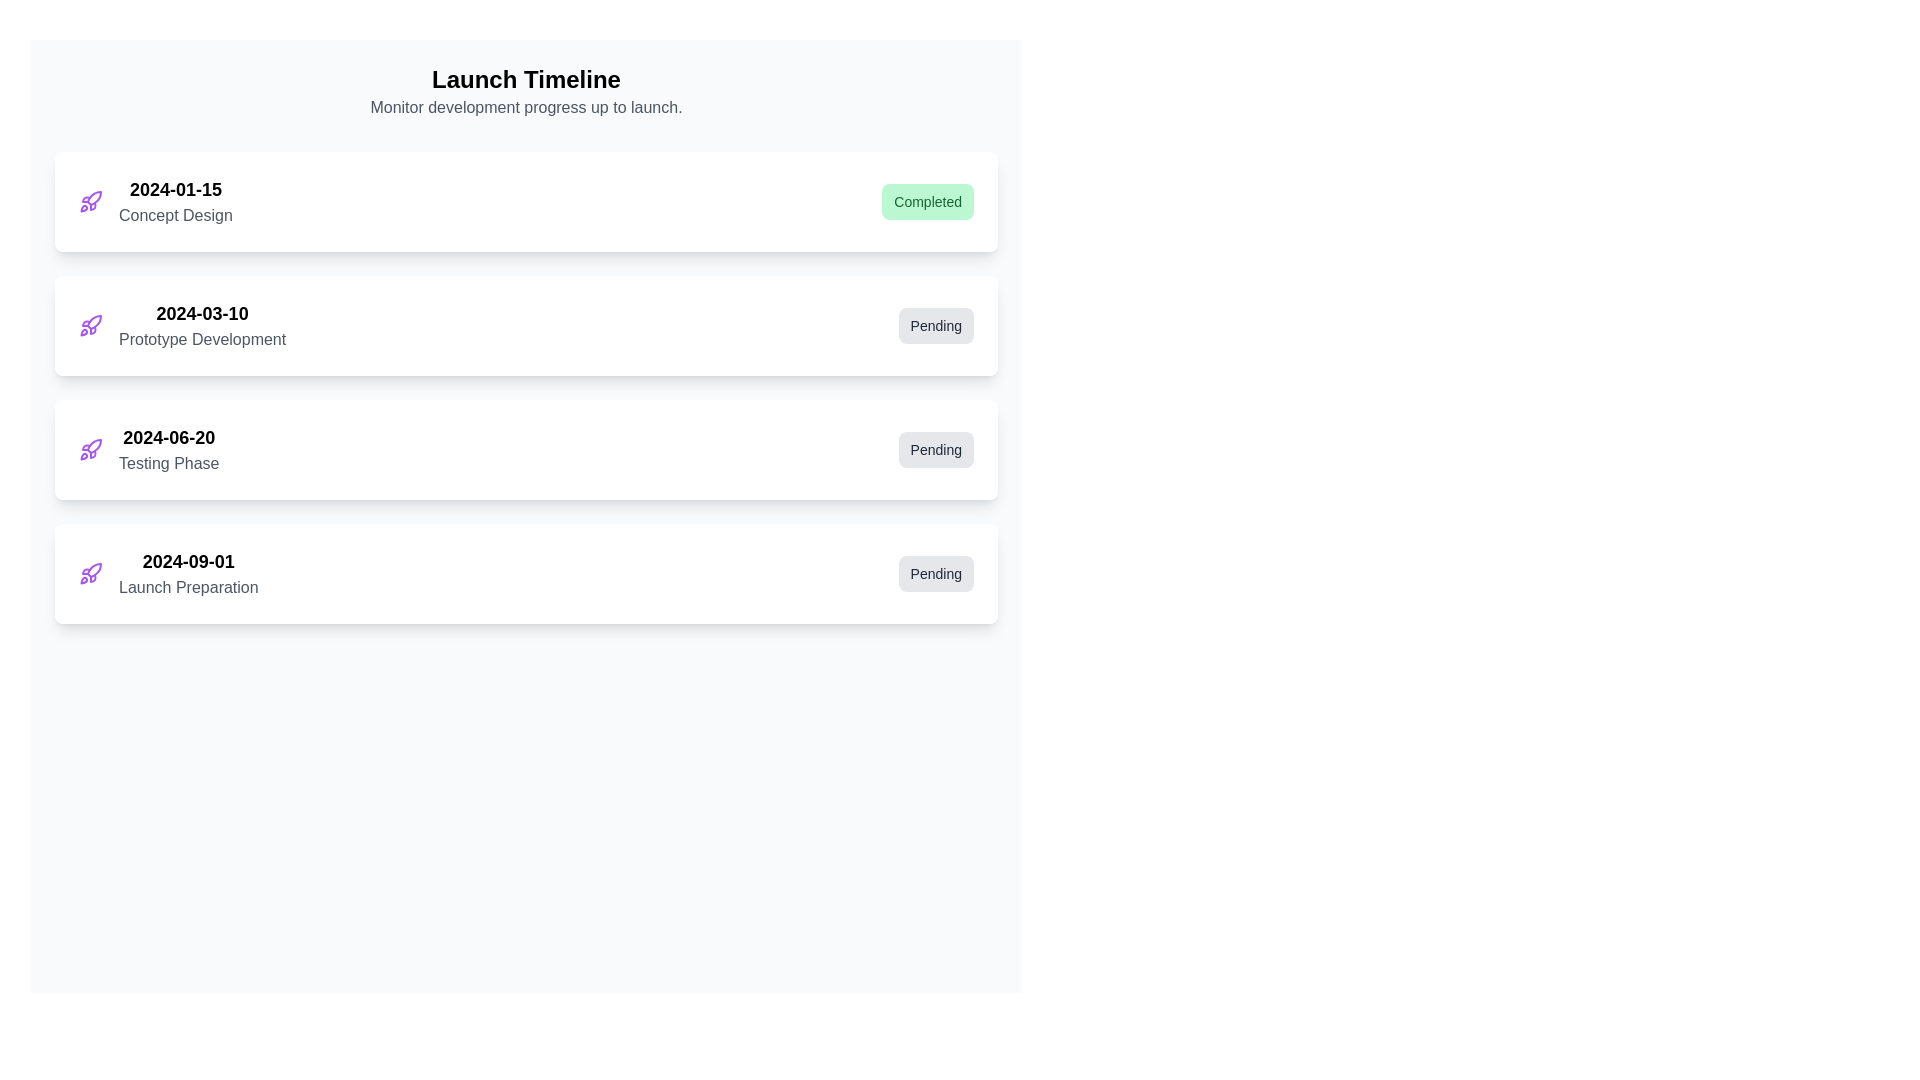  I want to click on the 'Prototype Development' timeline event item, so click(182, 325).